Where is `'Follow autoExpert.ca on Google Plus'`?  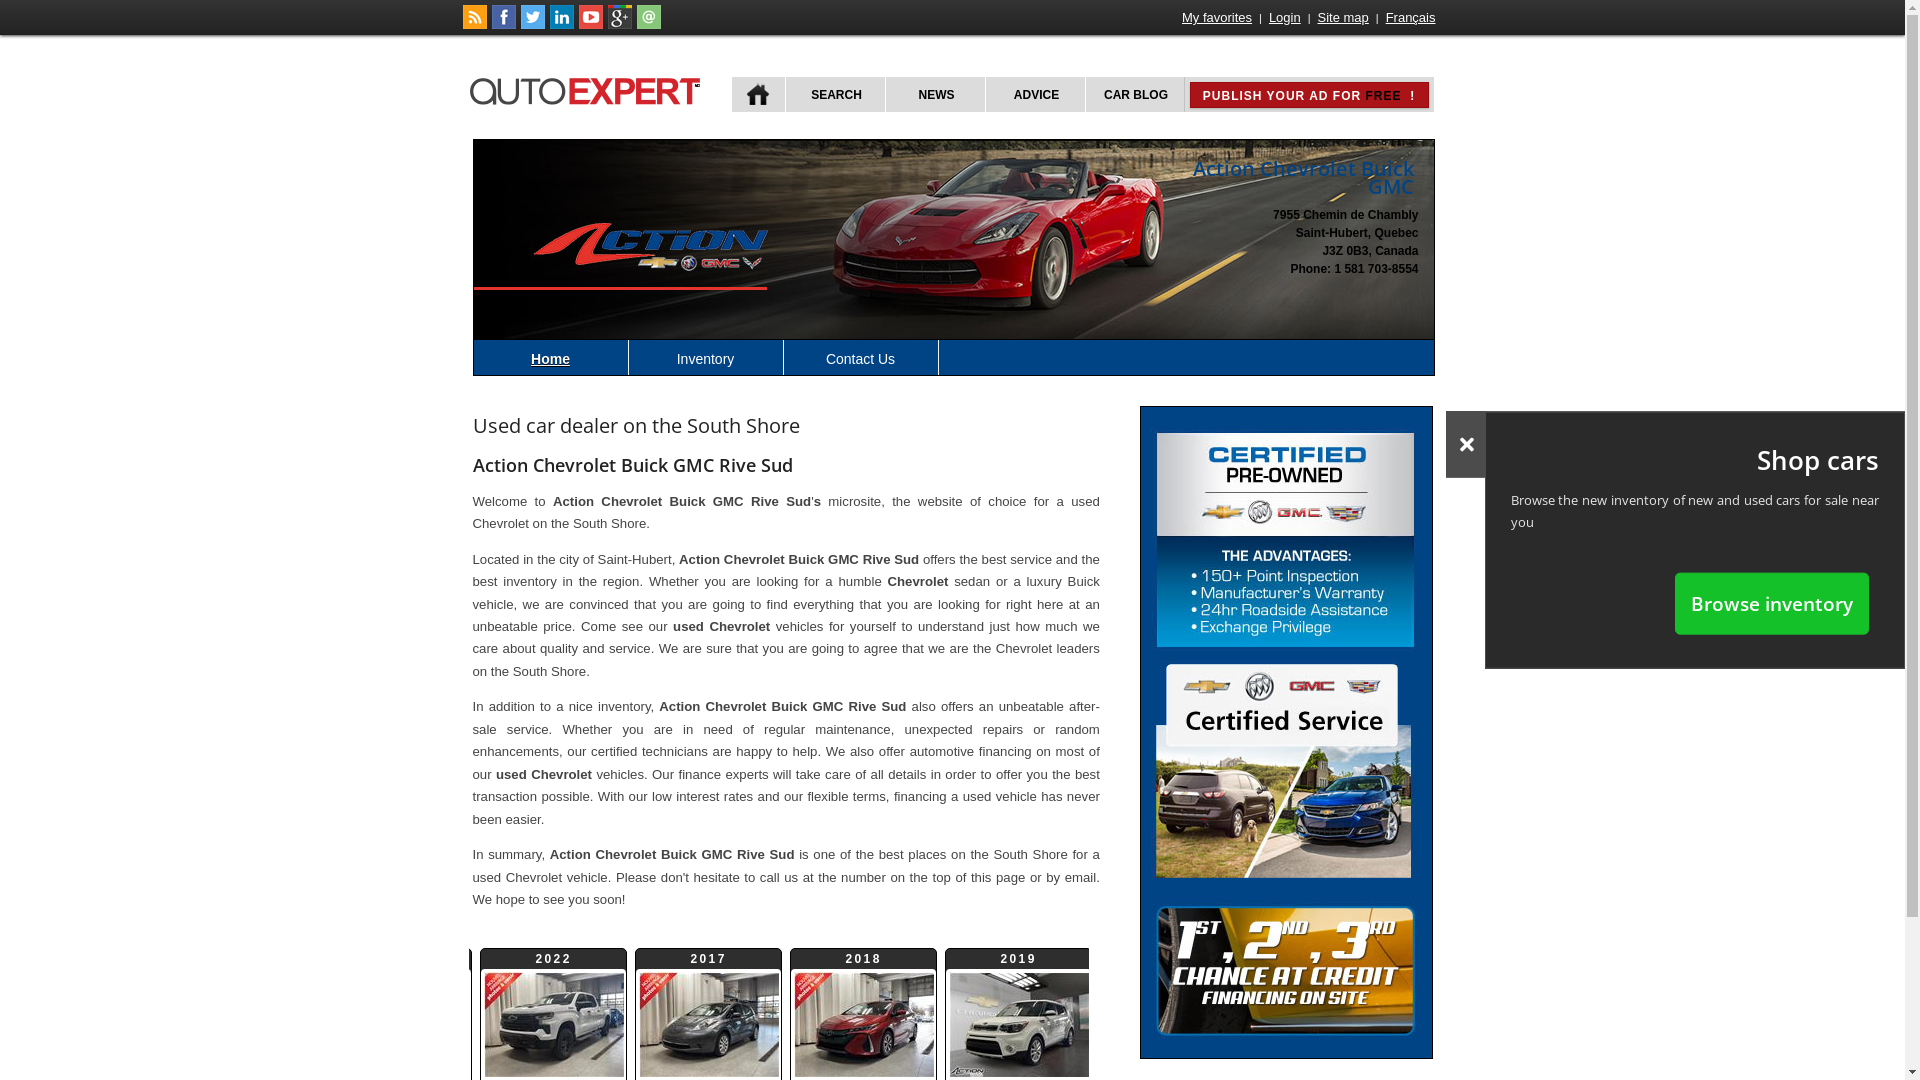 'Follow autoExpert.ca on Google Plus' is located at coordinates (618, 24).